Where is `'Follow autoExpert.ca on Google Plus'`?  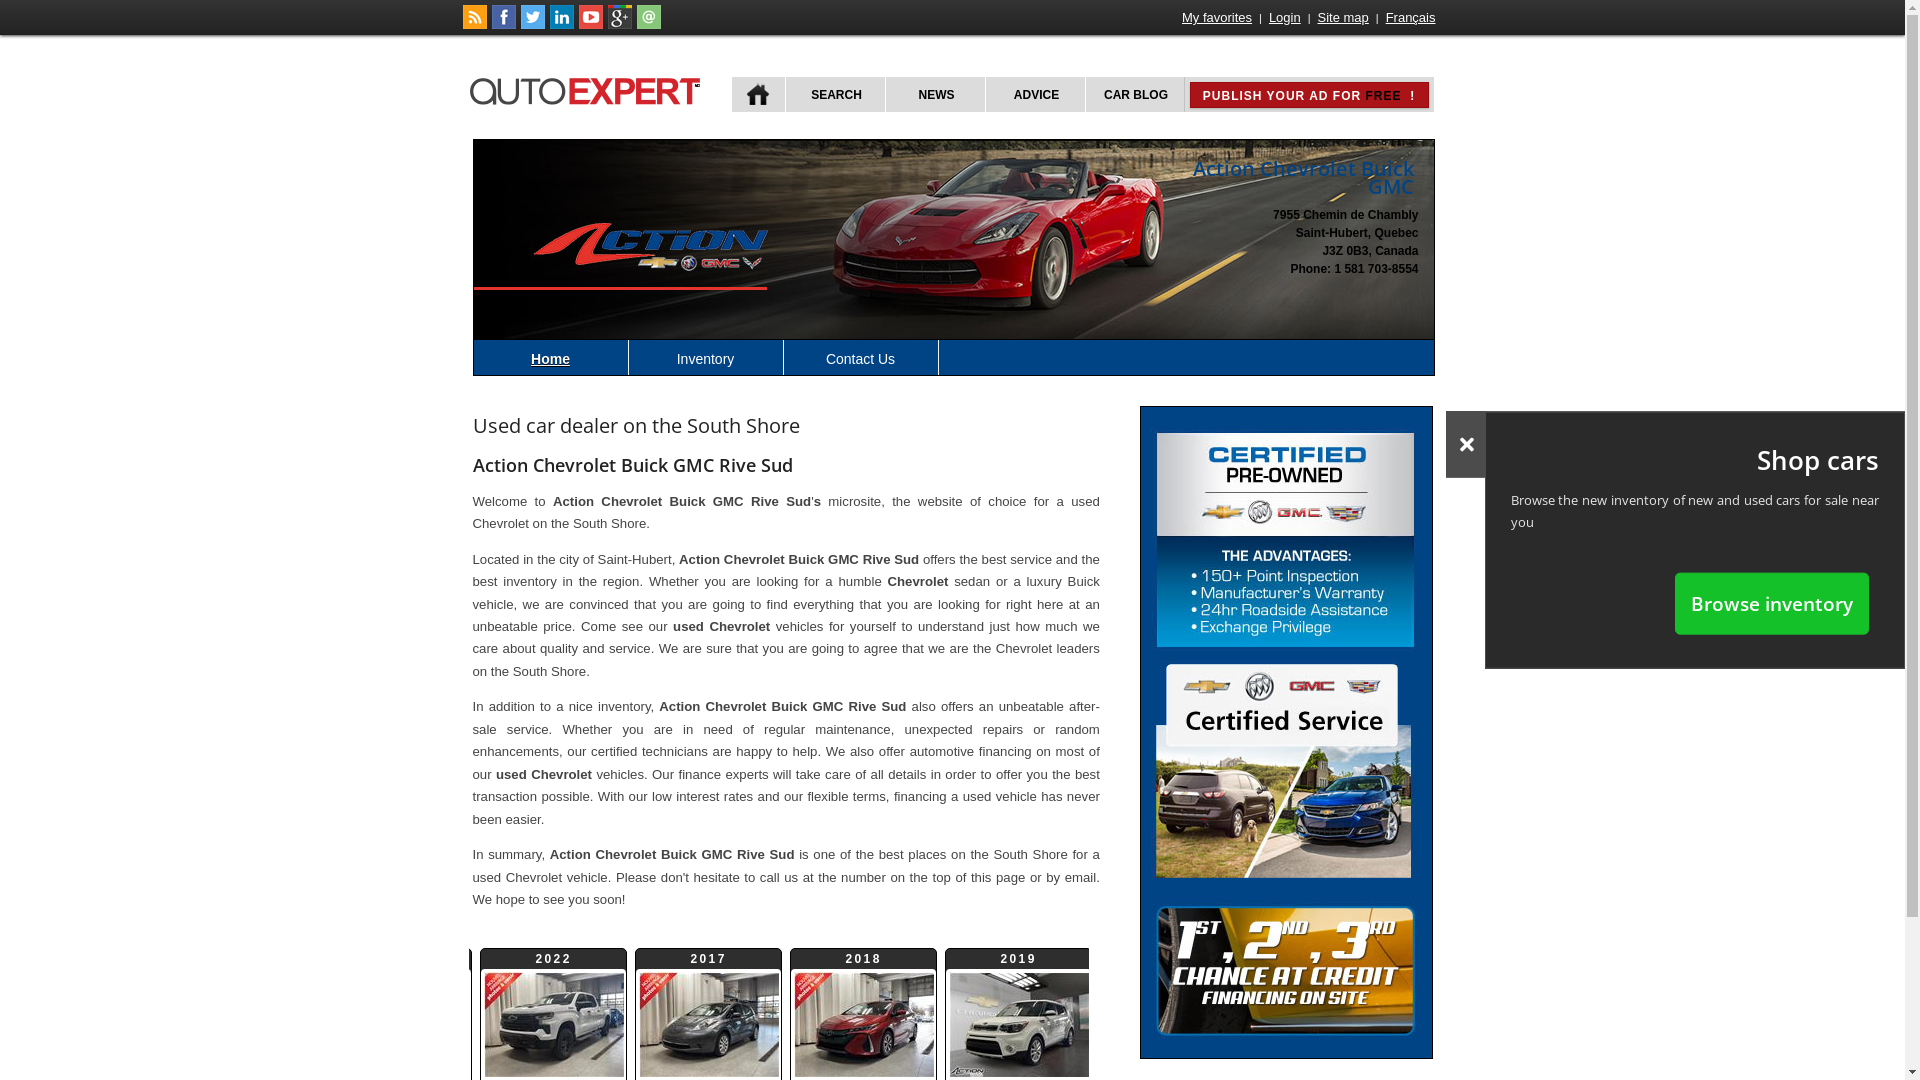 'Follow autoExpert.ca on Google Plus' is located at coordinates (618, 24).